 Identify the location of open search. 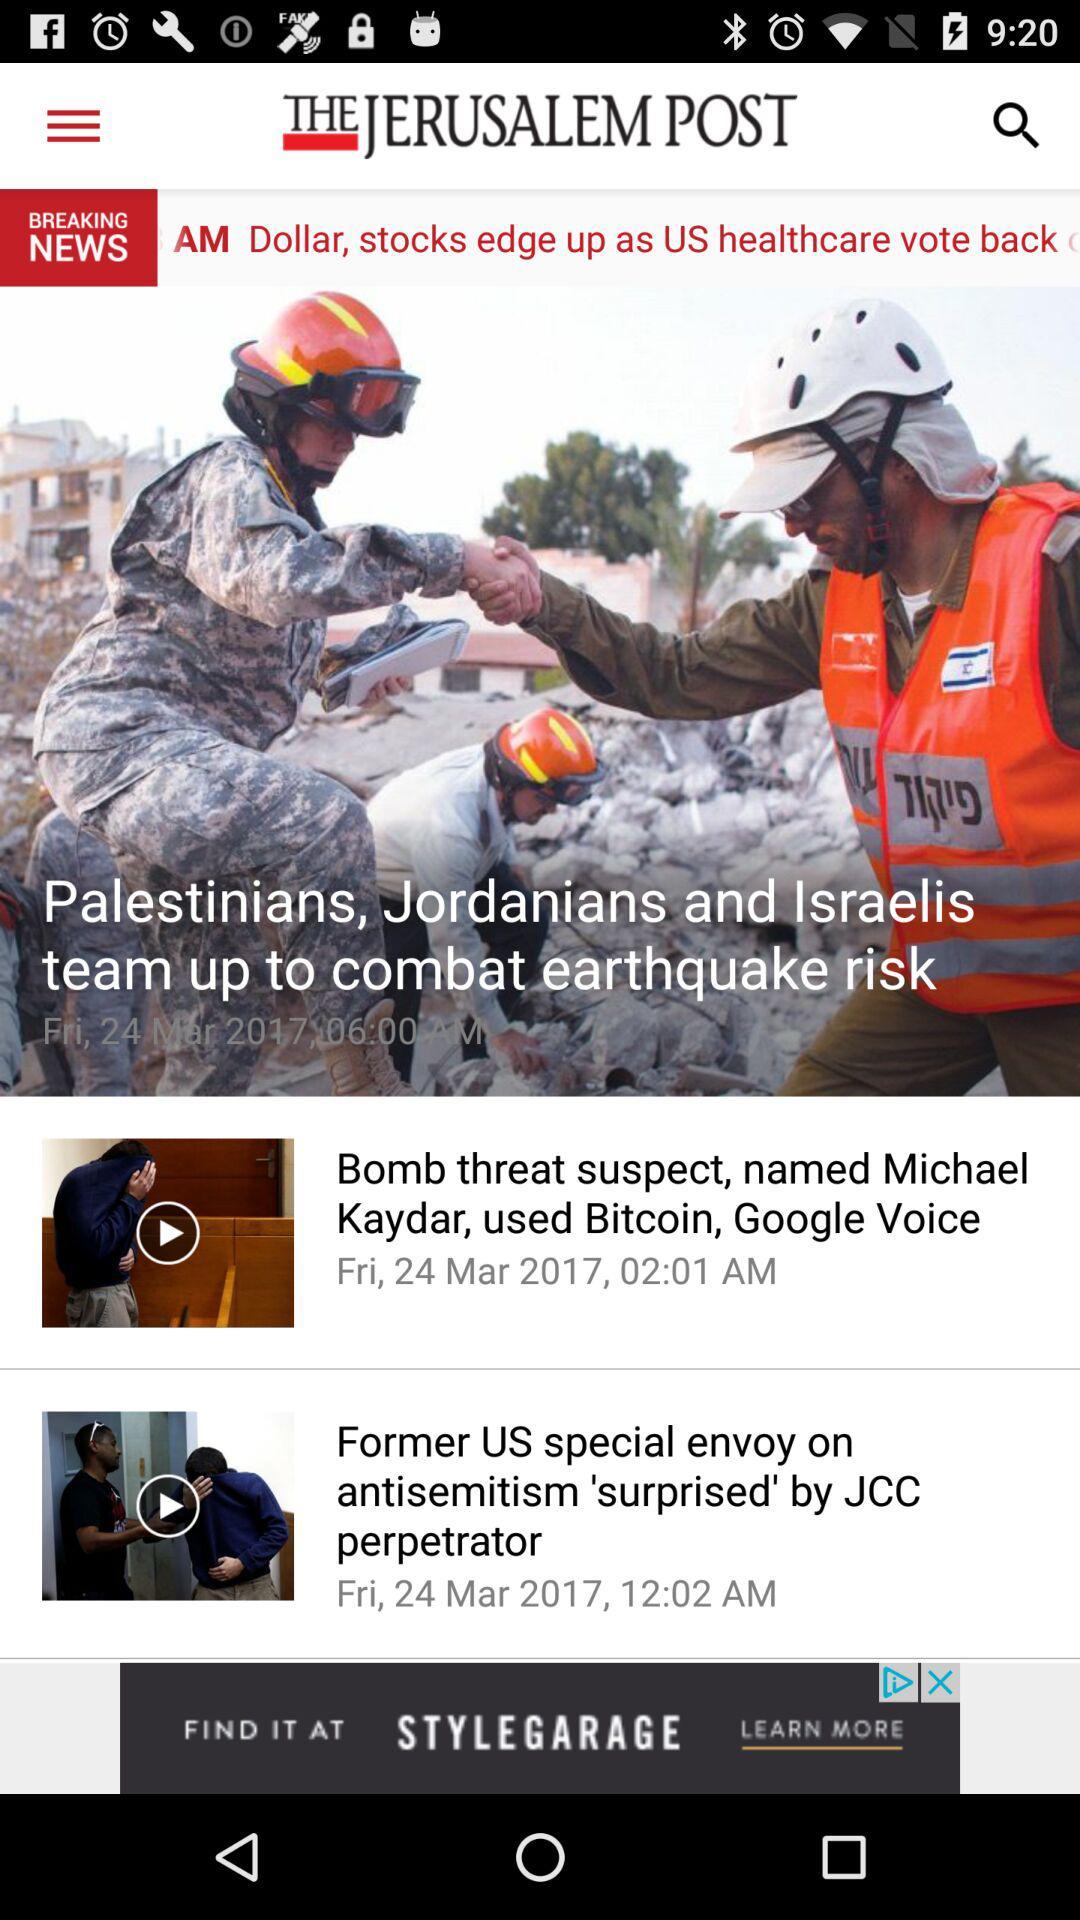
(1017, 124).